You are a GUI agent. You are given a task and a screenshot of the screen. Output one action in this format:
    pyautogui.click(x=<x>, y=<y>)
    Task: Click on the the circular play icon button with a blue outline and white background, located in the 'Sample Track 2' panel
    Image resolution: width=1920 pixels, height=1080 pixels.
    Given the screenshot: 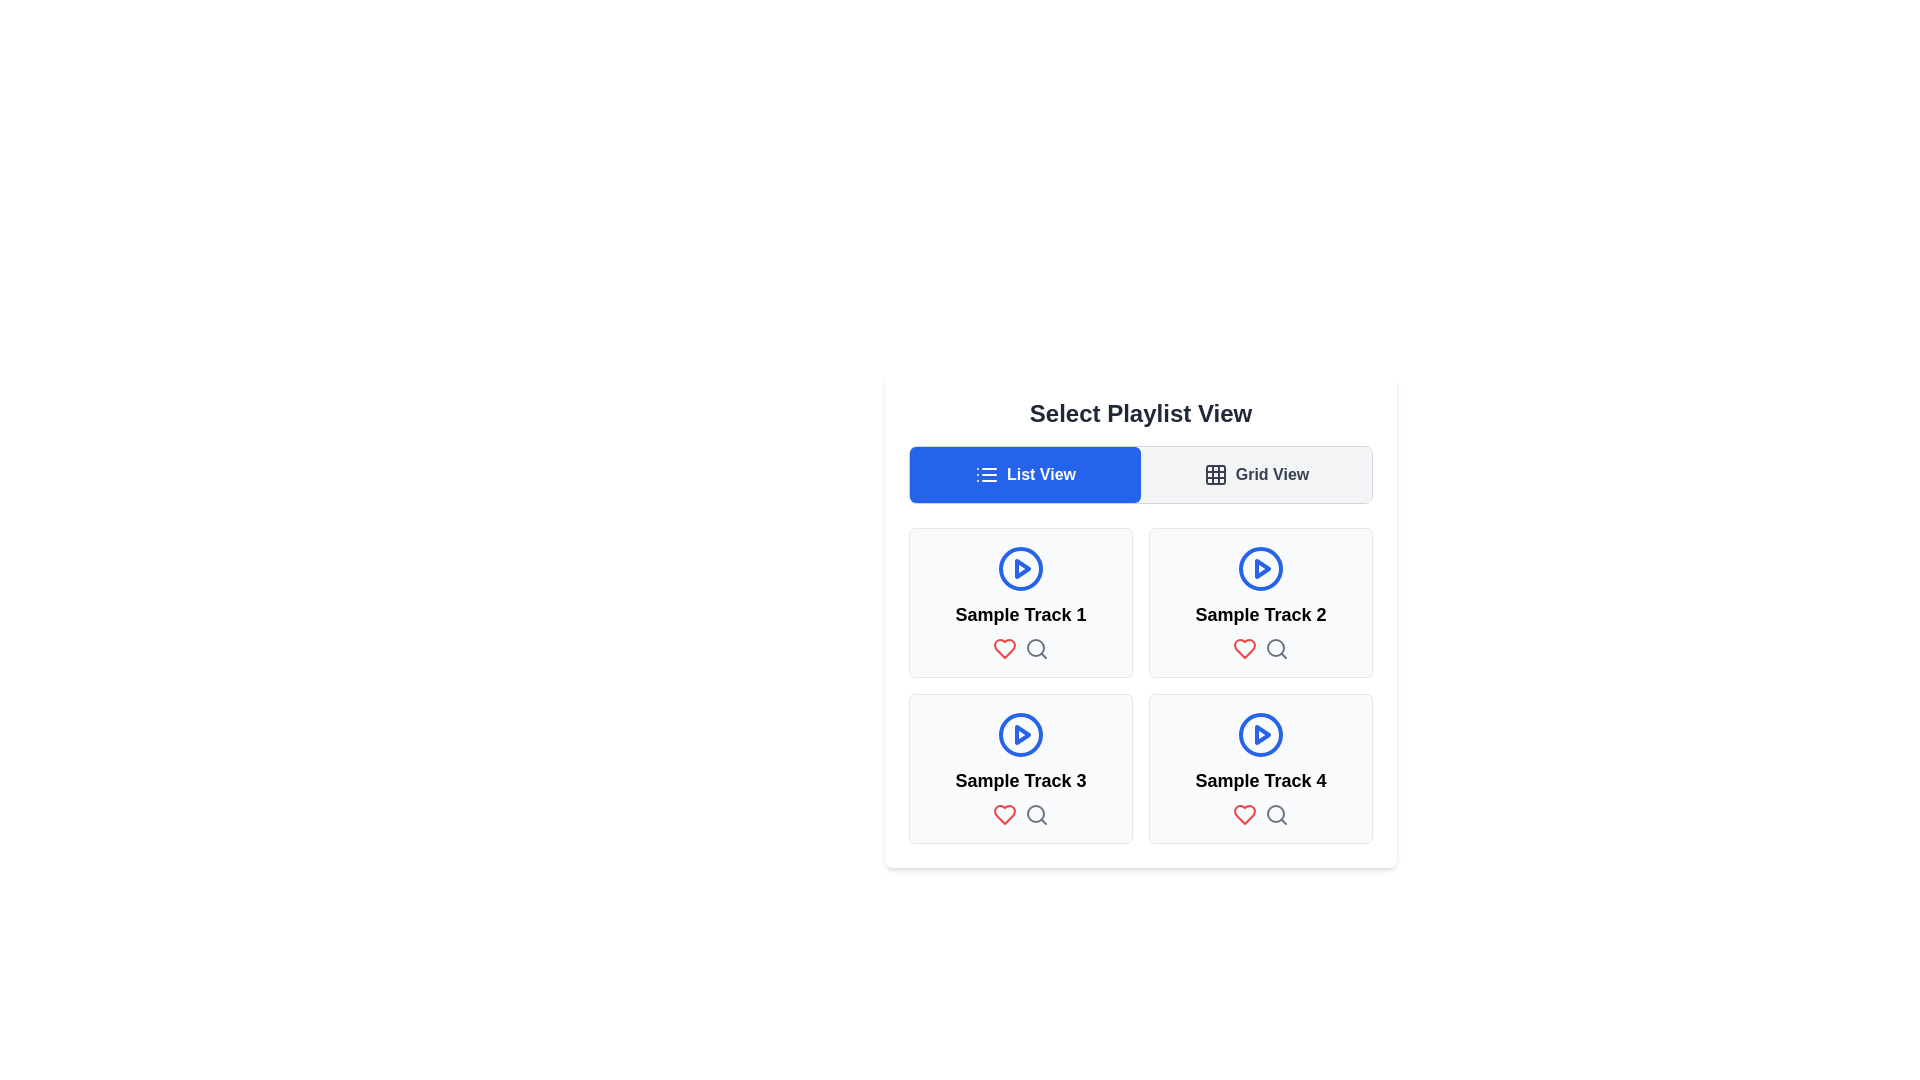 What is the action you would take?
    pyautogui.click(x=1260, y=569)
    